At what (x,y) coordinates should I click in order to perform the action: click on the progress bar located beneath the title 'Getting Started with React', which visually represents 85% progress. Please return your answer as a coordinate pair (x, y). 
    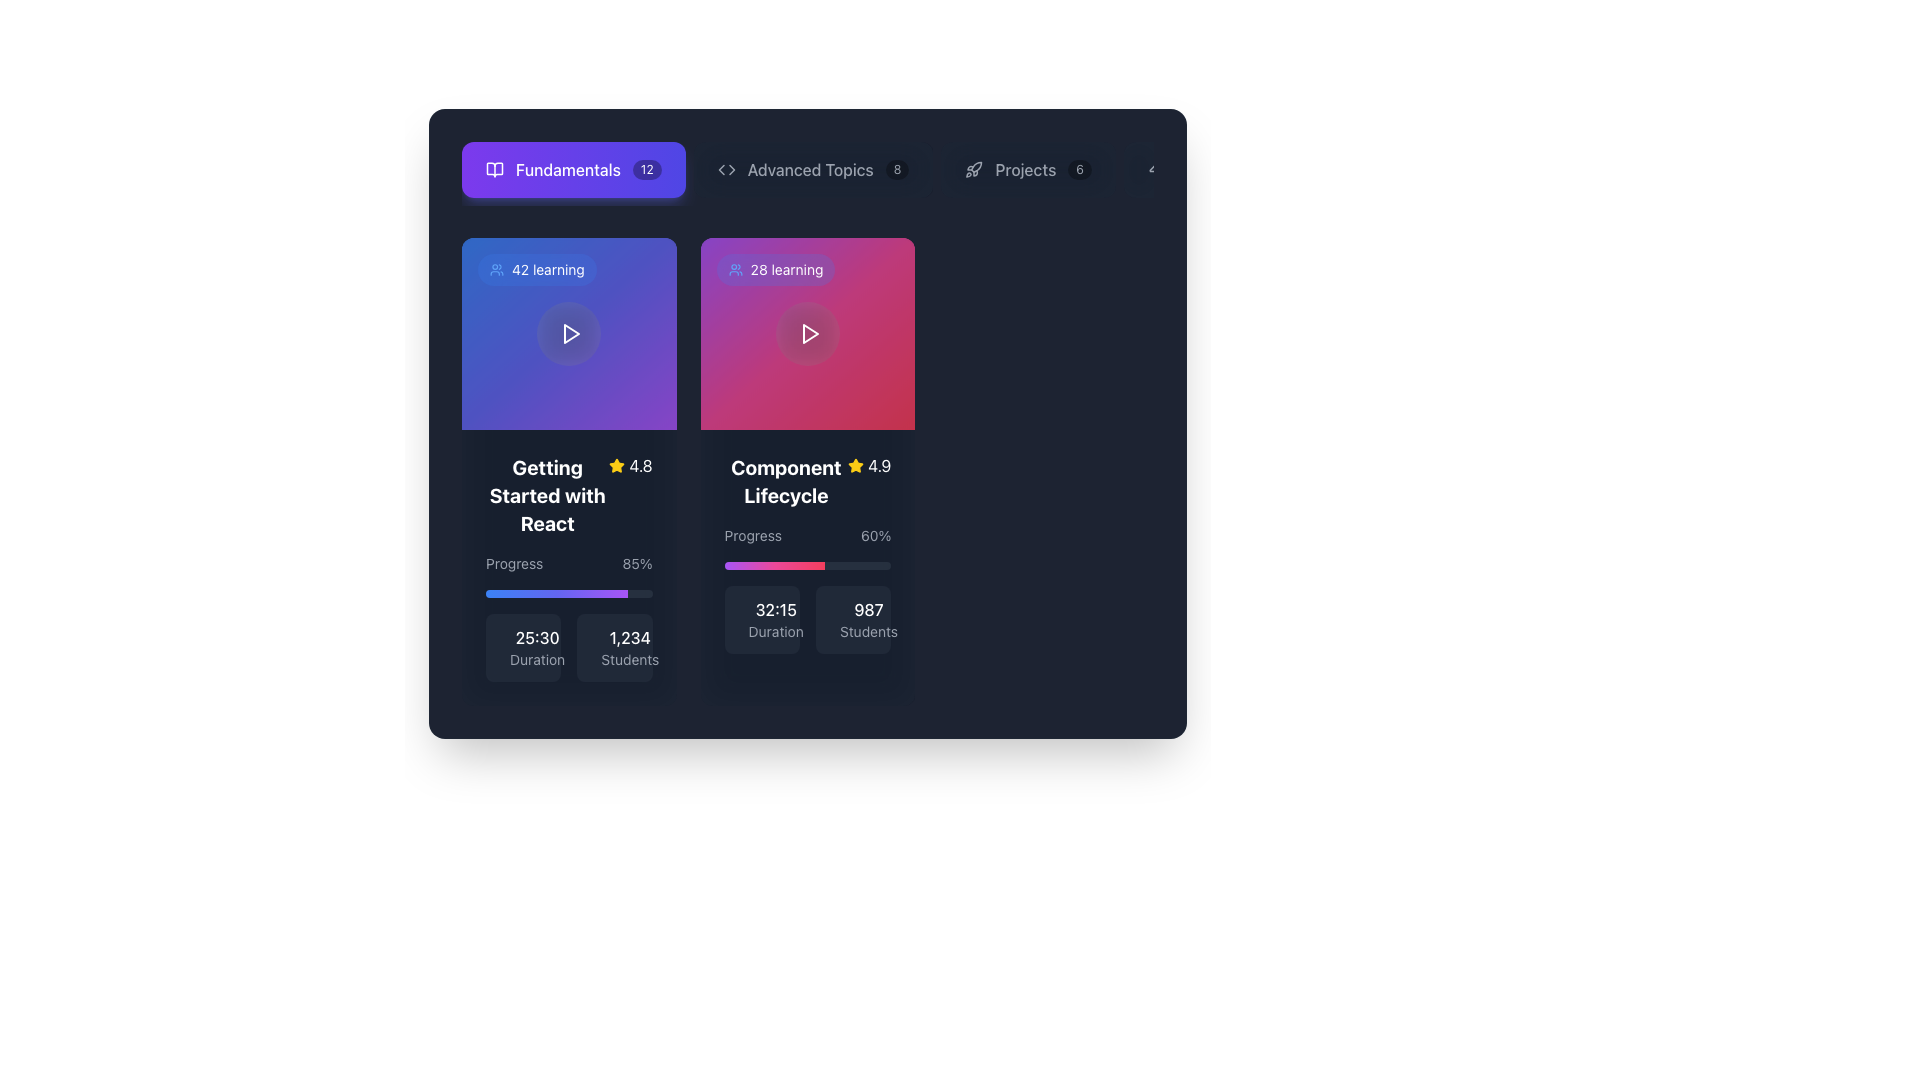
    Looking at the image, I should click on (568, 593).